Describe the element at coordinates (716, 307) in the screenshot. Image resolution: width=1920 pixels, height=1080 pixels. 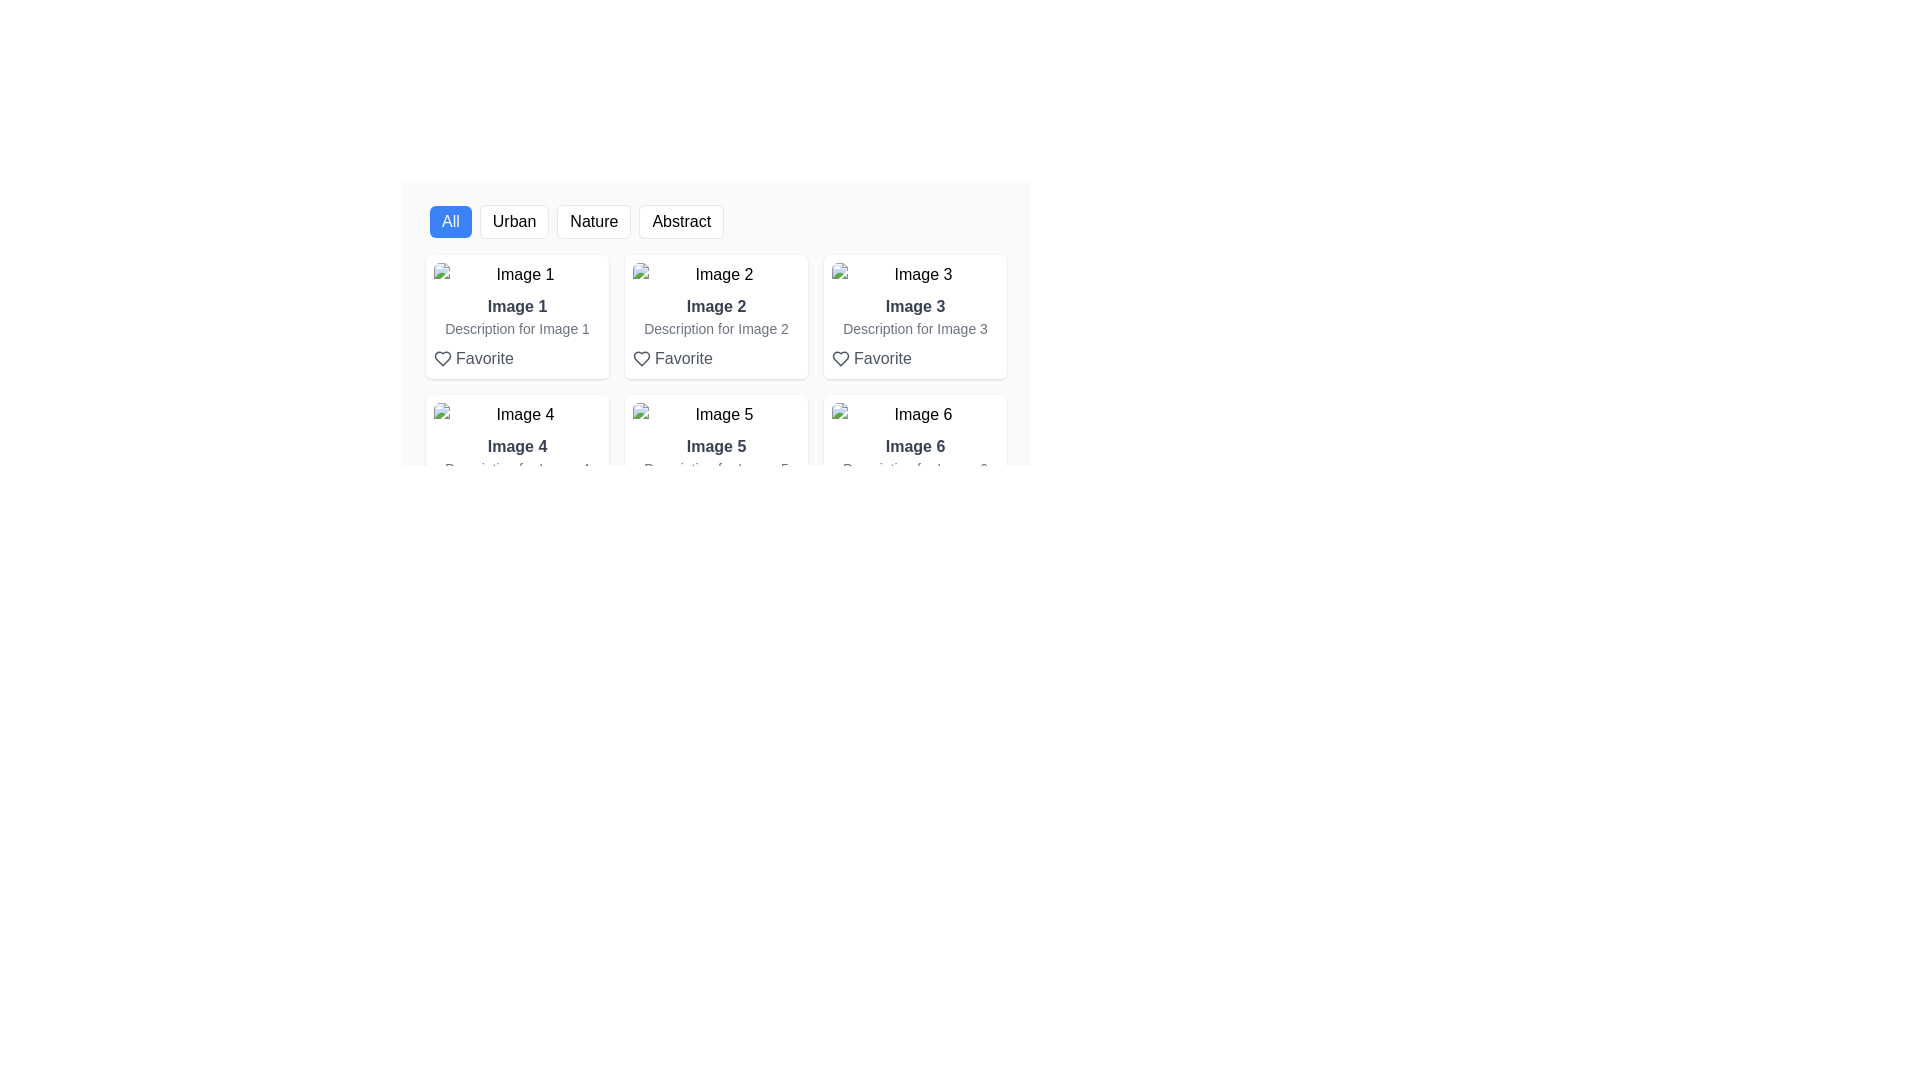
I see `the text label that serves as the title or heading for its corresponding image and descriptive content, located in the middle column of a grid layout, specifically in the second cell of the top row` at that location.